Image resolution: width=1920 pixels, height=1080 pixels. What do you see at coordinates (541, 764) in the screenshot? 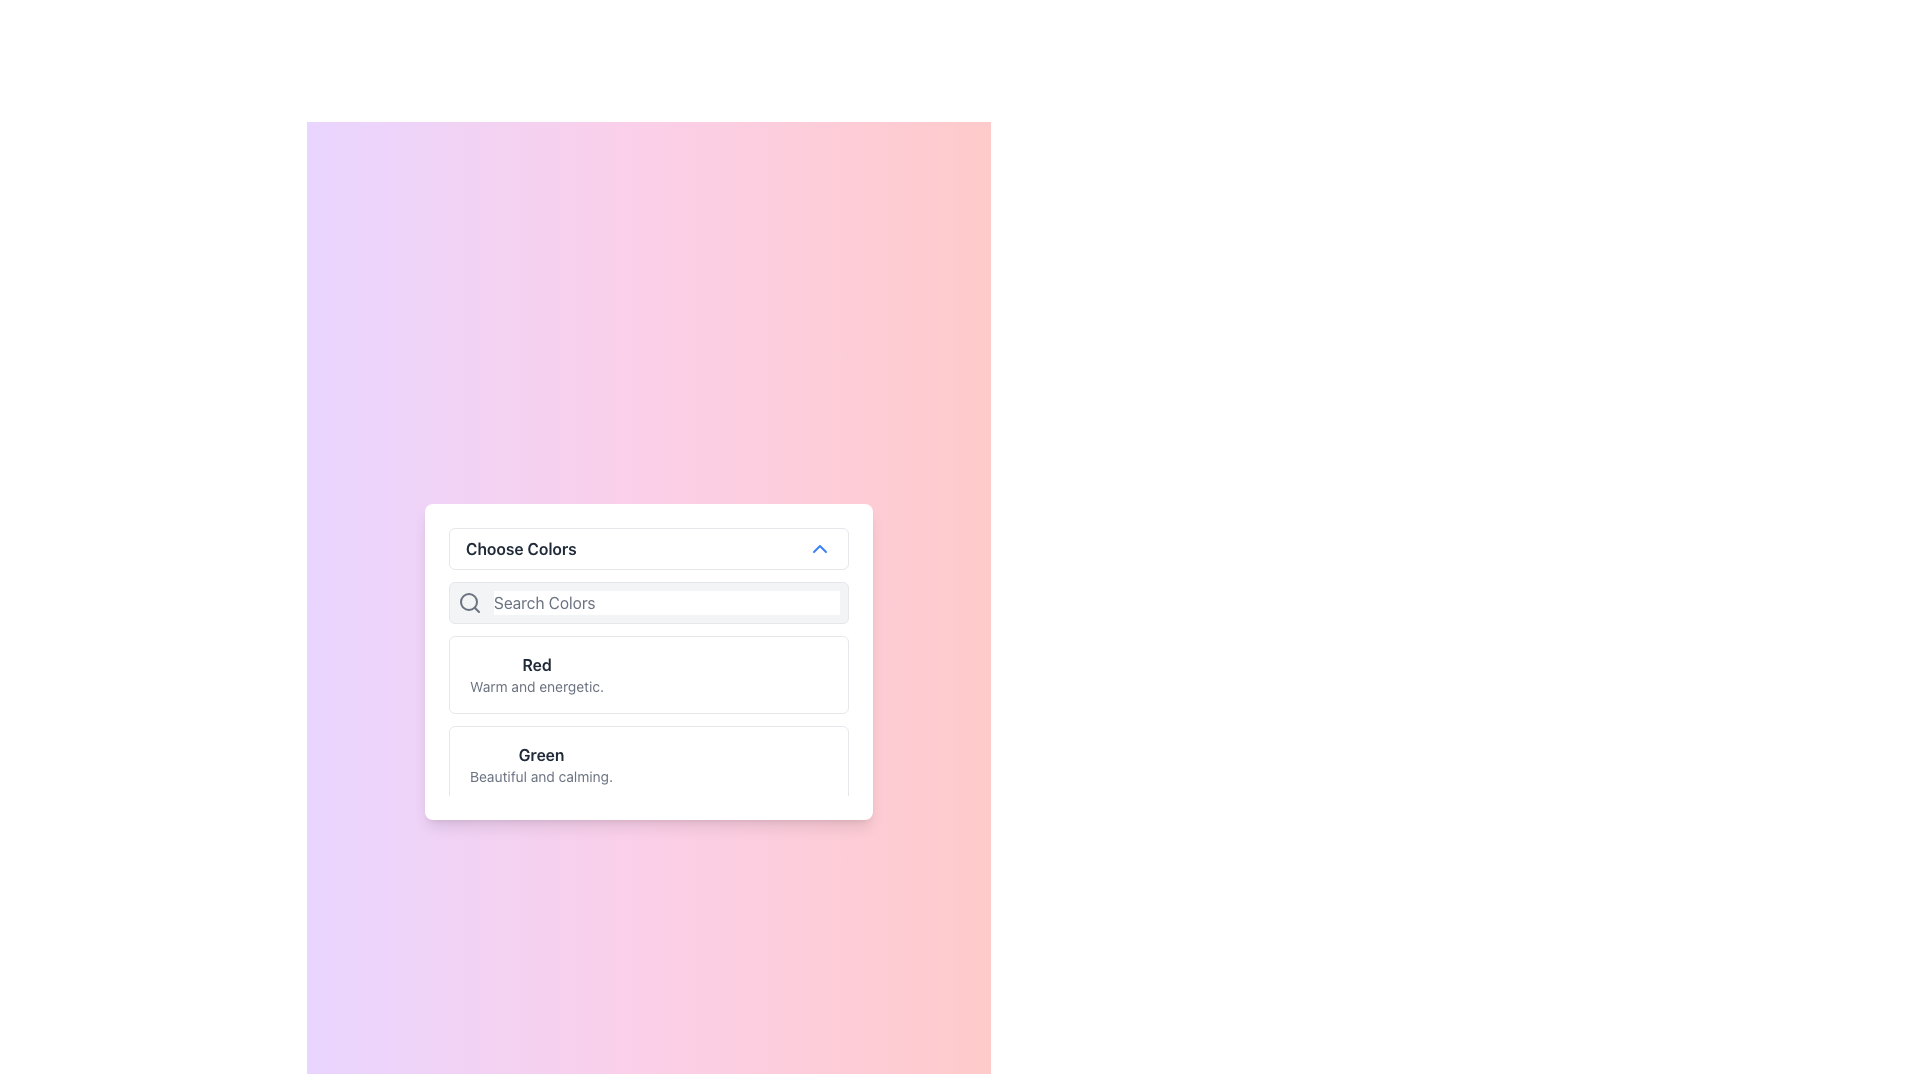
I see `the selectable list item representing the color 'Green'` at bounding box center [541, 764].